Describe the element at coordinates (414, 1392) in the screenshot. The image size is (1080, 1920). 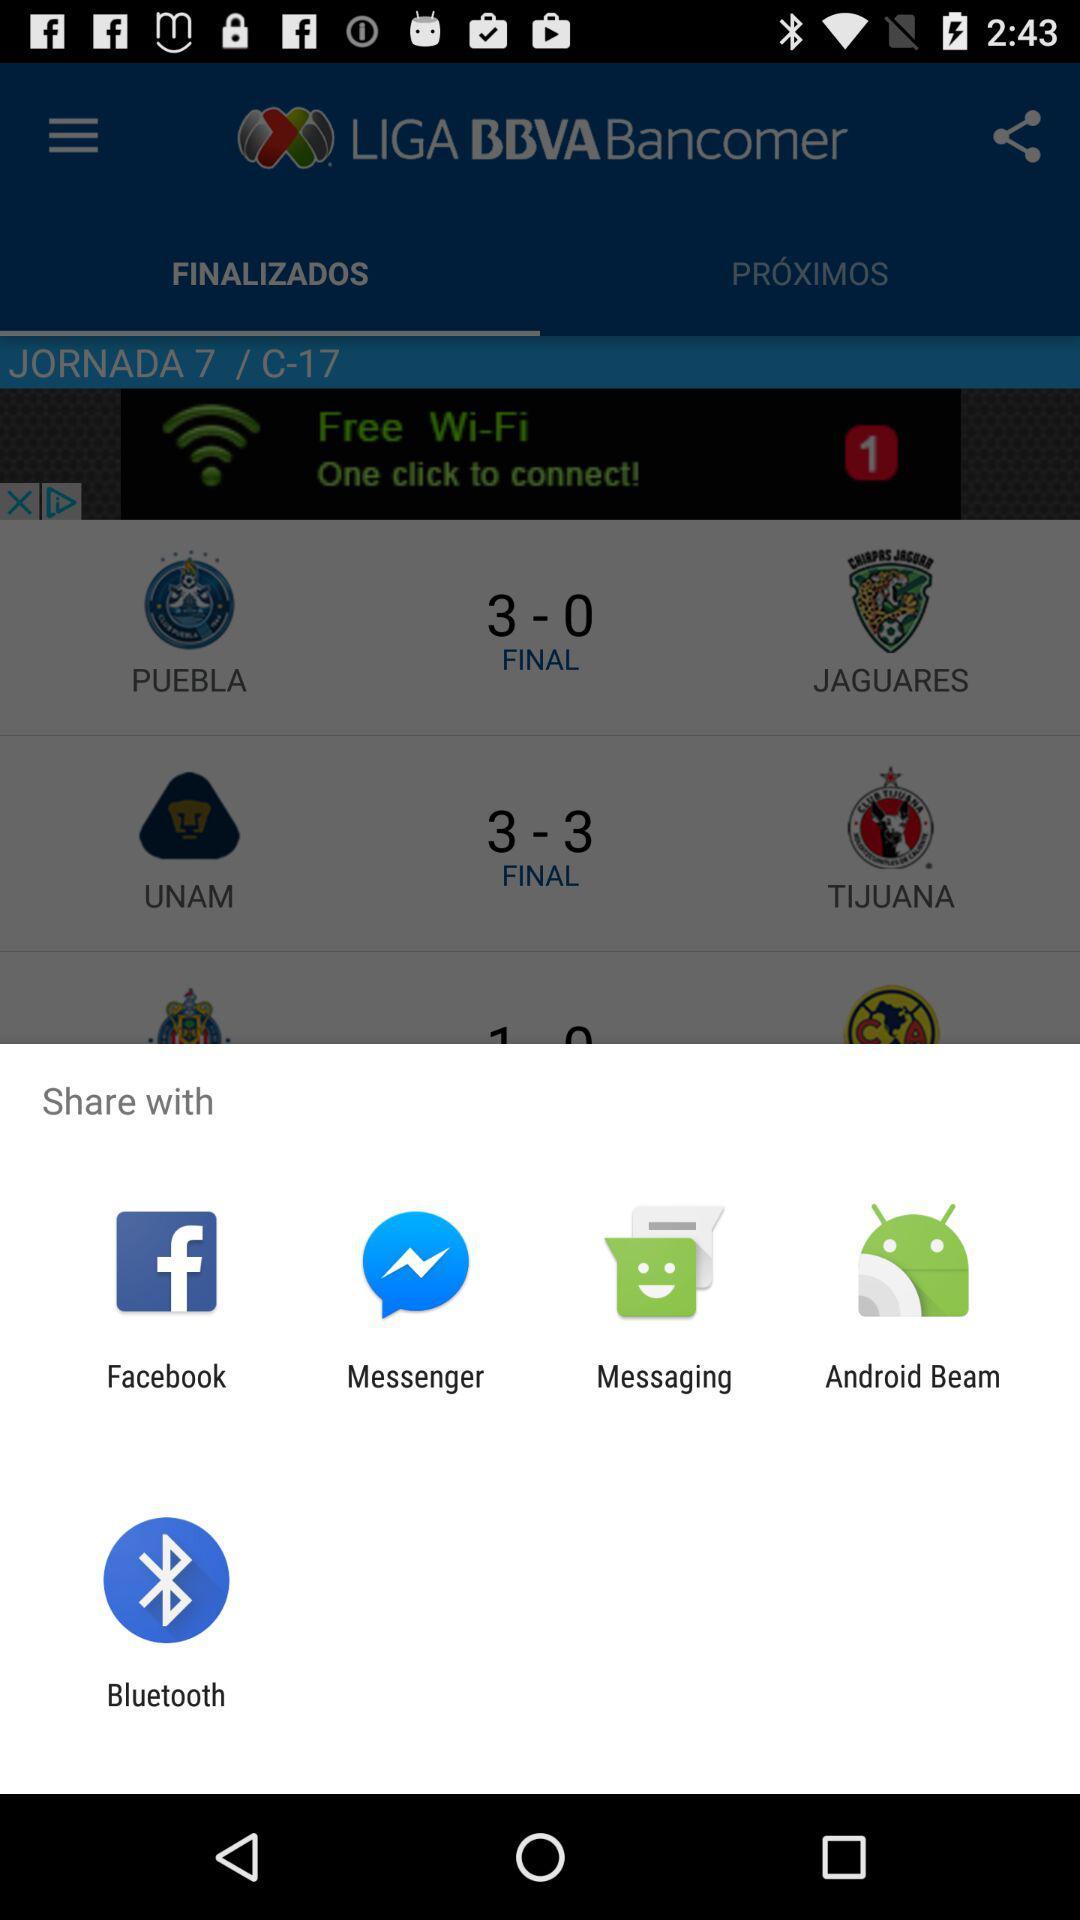
I see `messenger` at that location.